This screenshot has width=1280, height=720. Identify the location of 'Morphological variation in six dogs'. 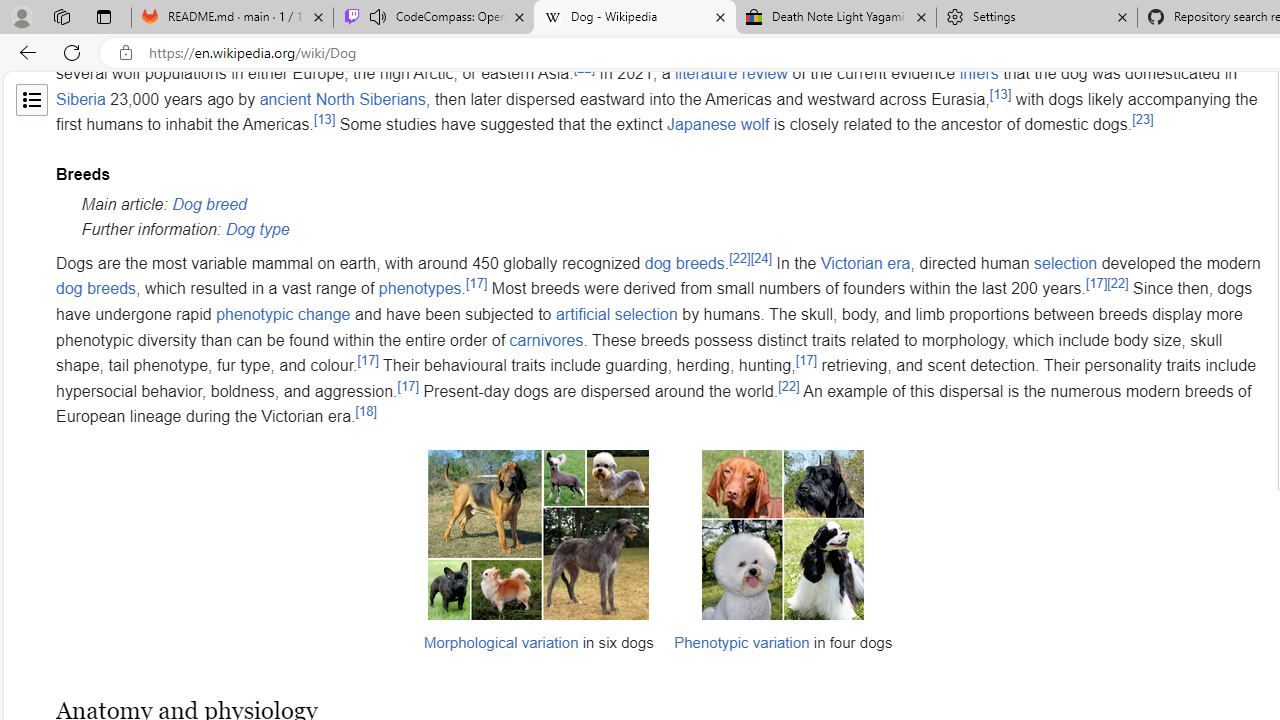
(538, 533).